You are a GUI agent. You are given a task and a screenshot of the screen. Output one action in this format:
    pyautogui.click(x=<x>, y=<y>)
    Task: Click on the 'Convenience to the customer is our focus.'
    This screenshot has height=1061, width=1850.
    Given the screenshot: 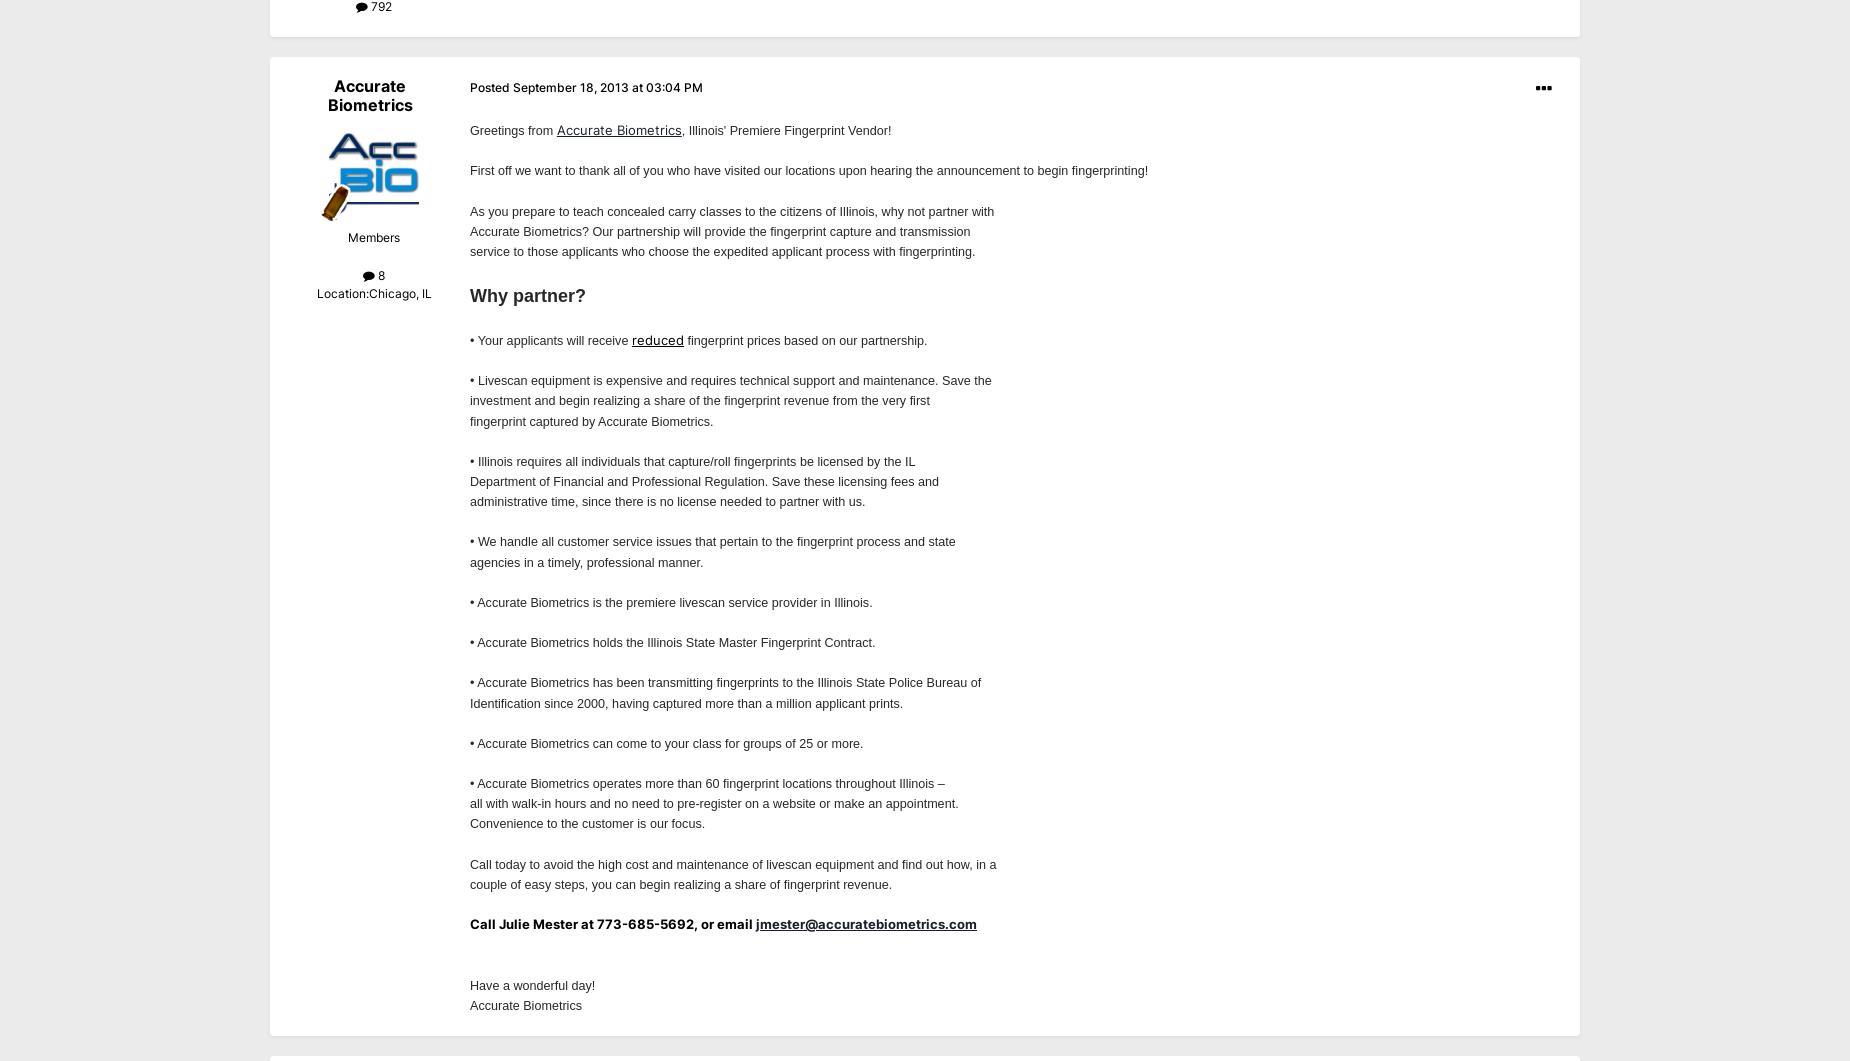 What is the action you would take?
    pyautogui.click(x=470, y=823)
    